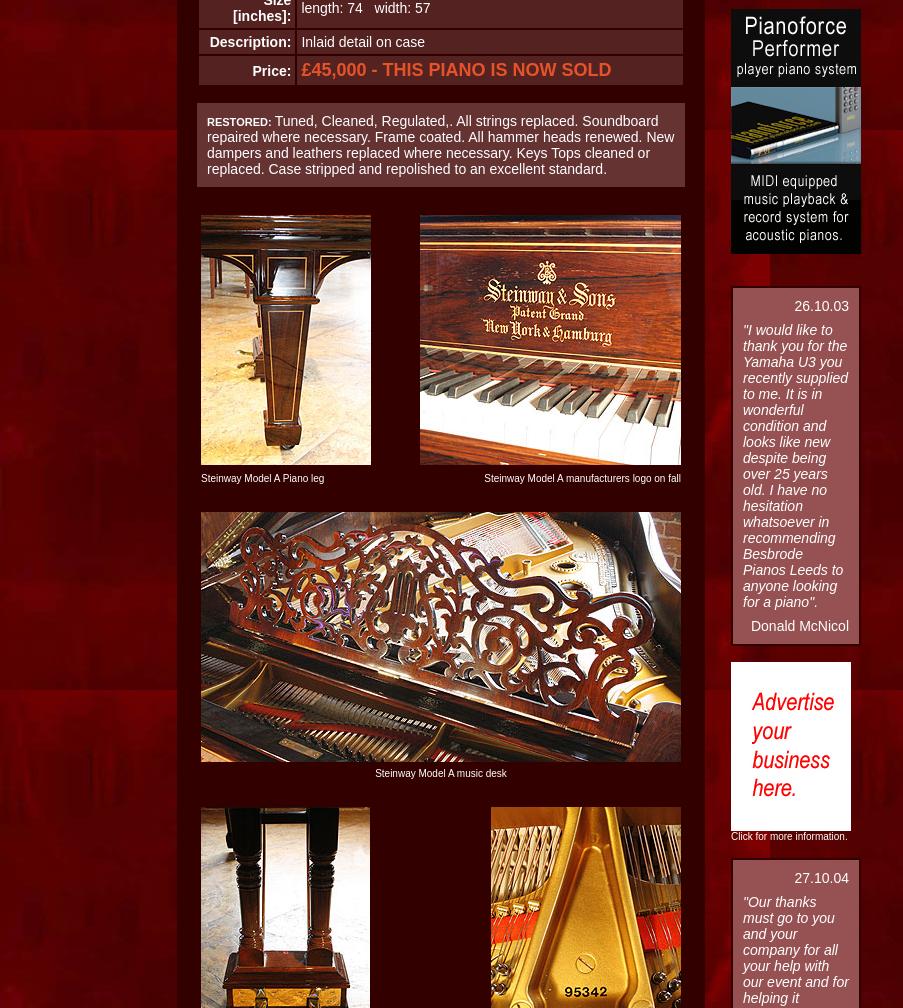  Describe the element at coordinates (456, 69) in the screenshot. I see `'£45,000 - THIS PIANO IS NOW SOLD'` at that location.